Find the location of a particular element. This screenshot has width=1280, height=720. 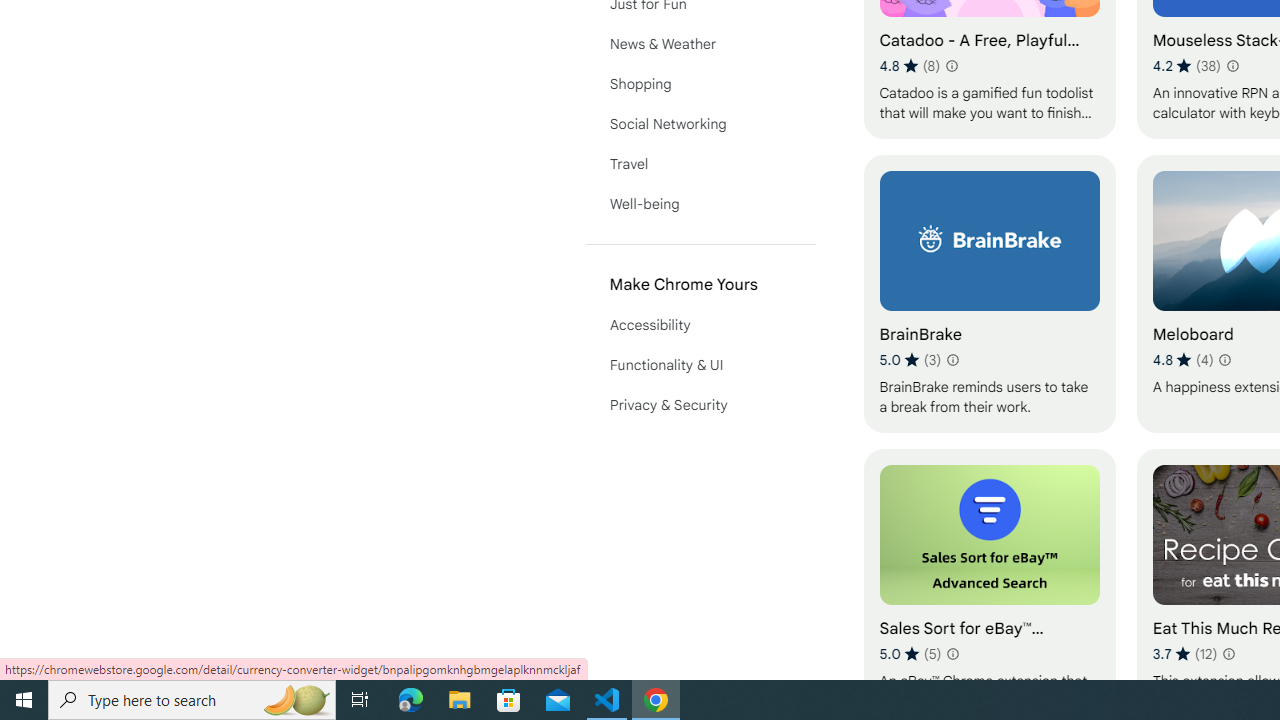

'Average rating 4.2 out of 5 stars. 38 ratings.' is located at coordinates (1187, 65).